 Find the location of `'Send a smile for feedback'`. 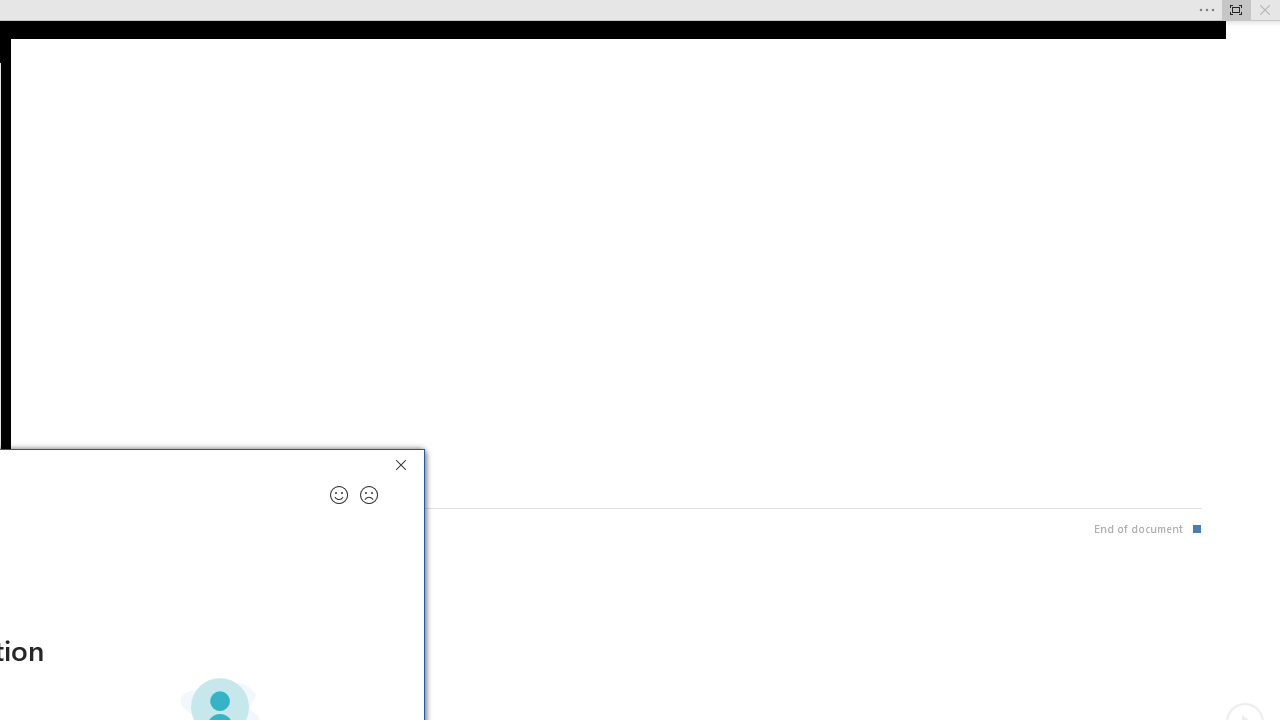

'Send a smile for feedback' is located at coordinates (339, 495).